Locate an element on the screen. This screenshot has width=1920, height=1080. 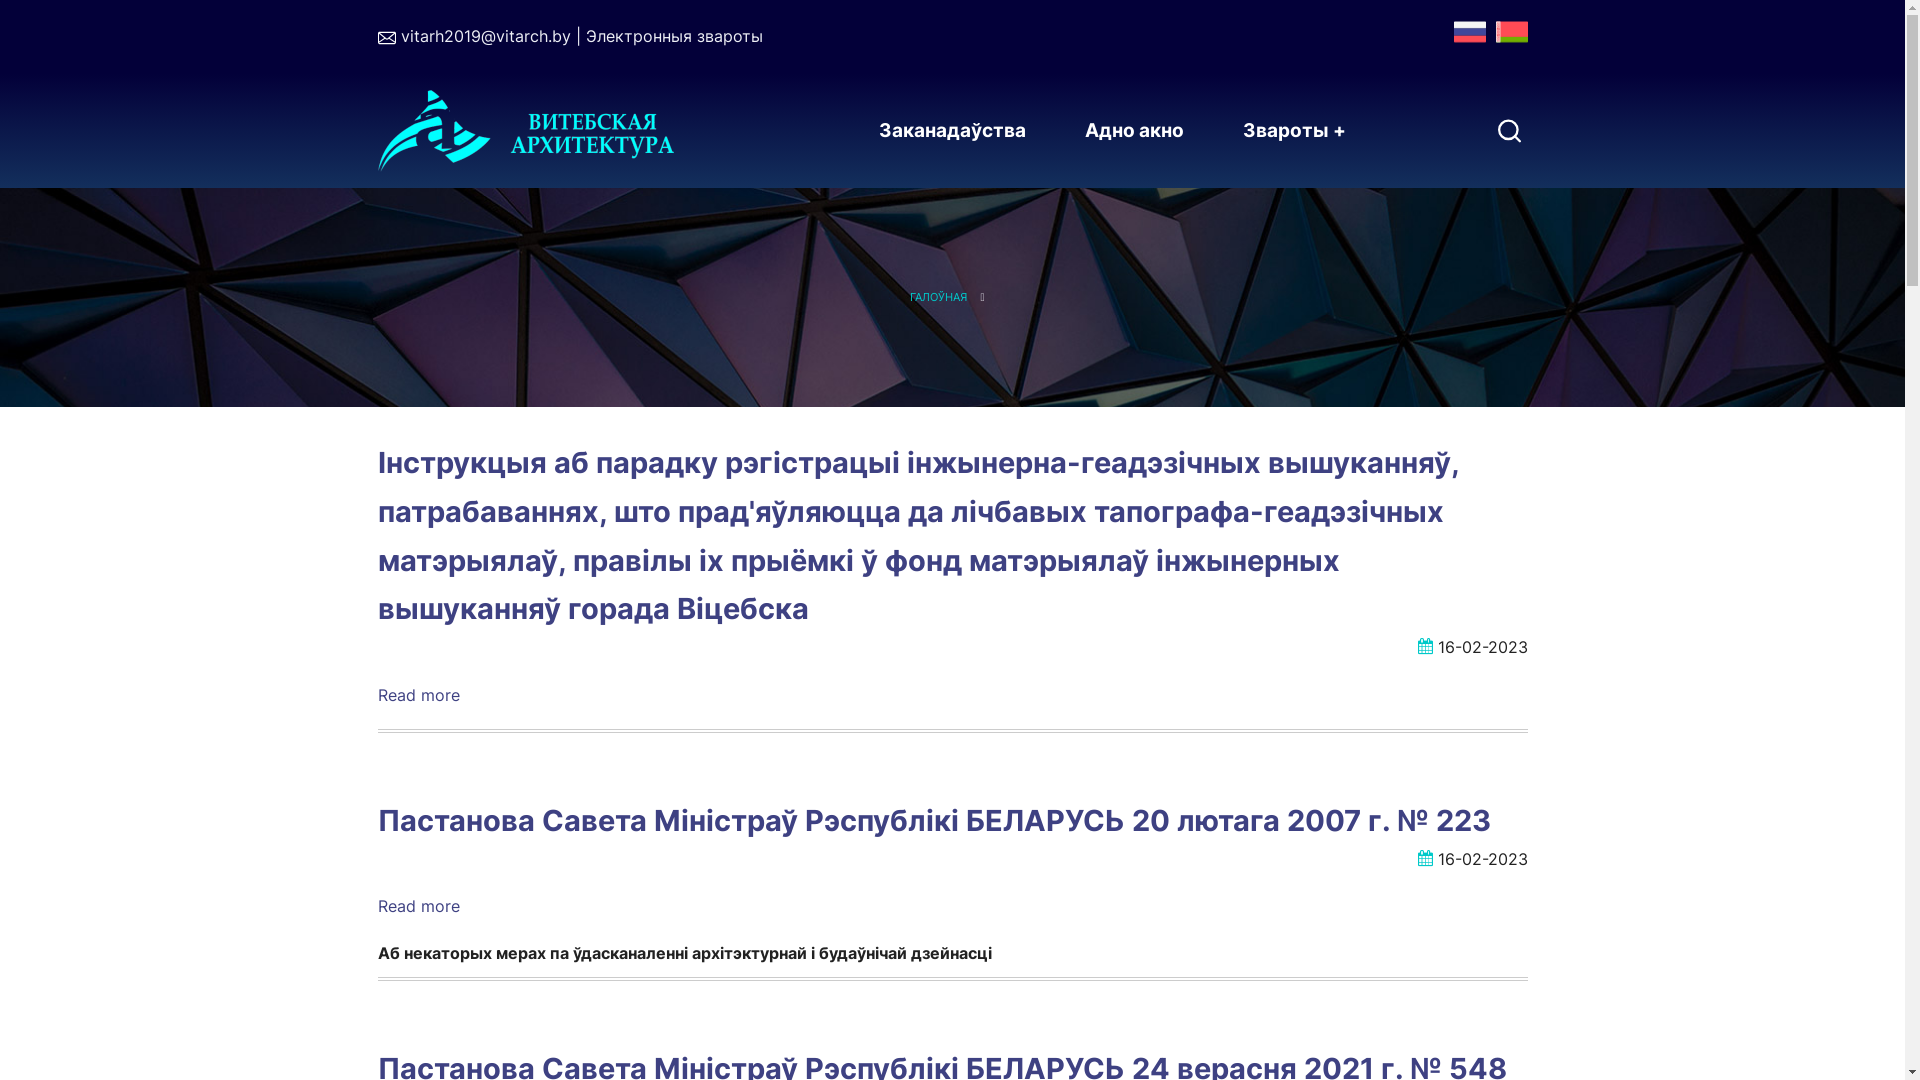
'vitarh2019@vitarch.by' is located at coordinates (399, 35).